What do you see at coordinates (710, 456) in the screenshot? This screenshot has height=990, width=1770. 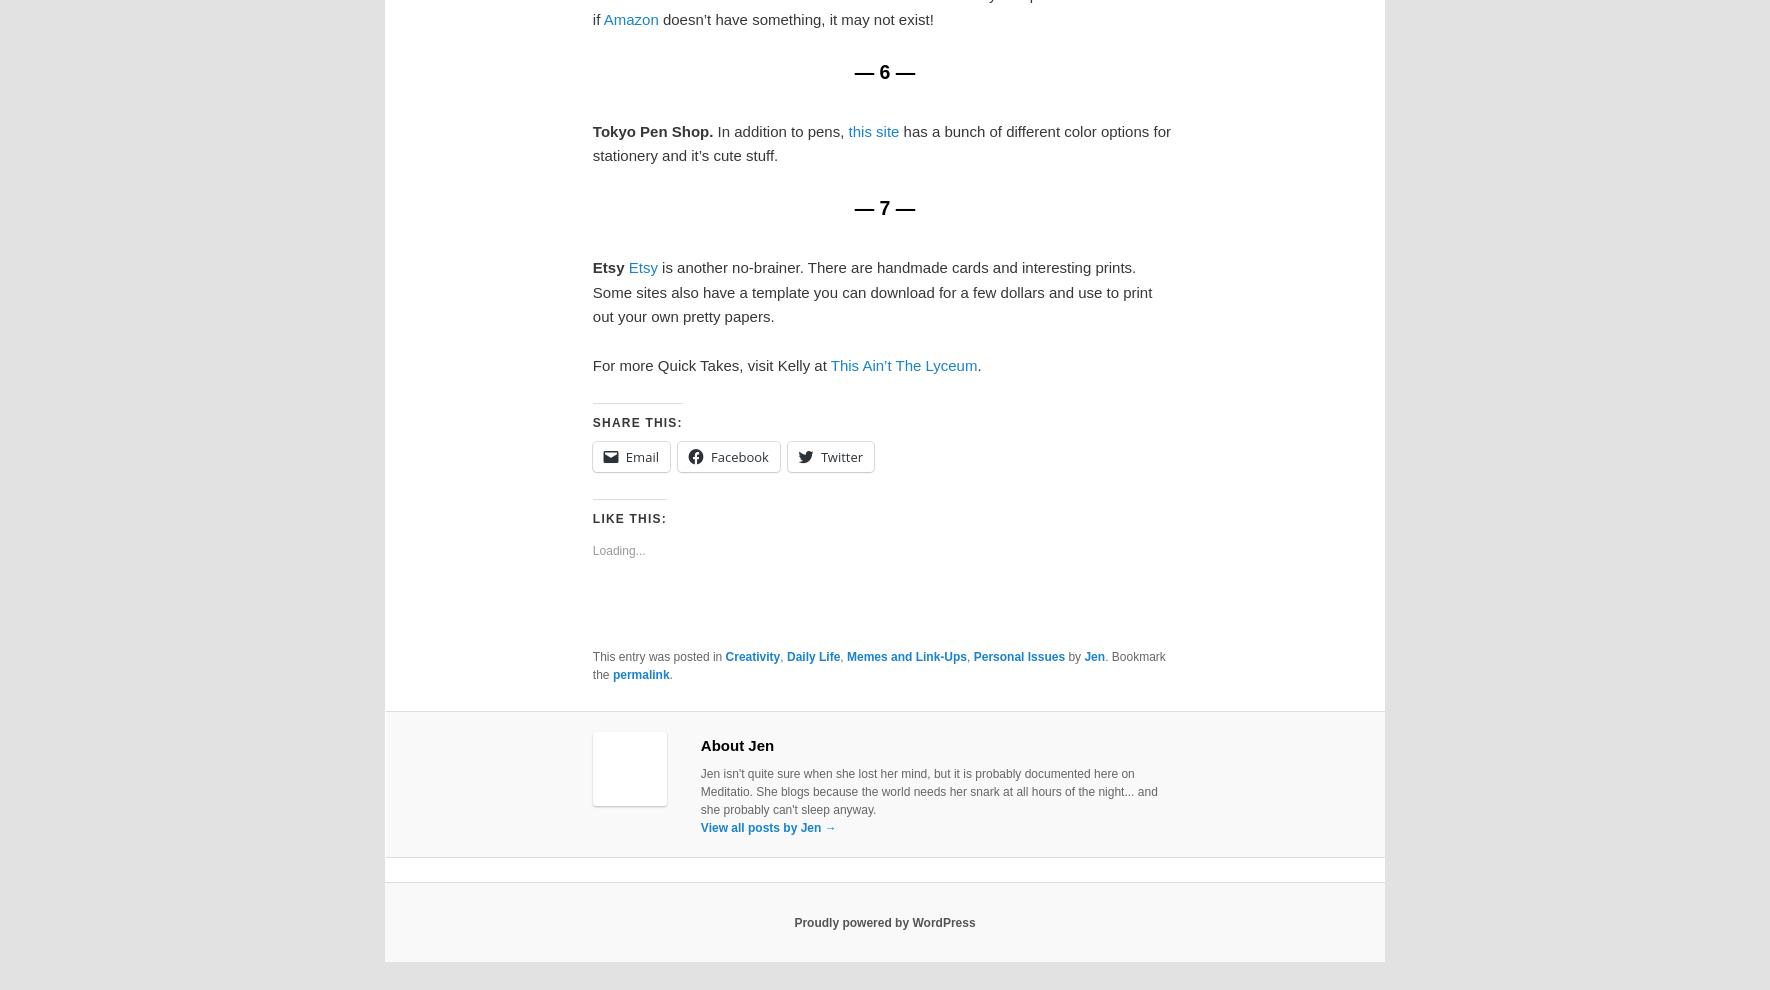 I see `'Facebook'` at bounding box center [710, 456].